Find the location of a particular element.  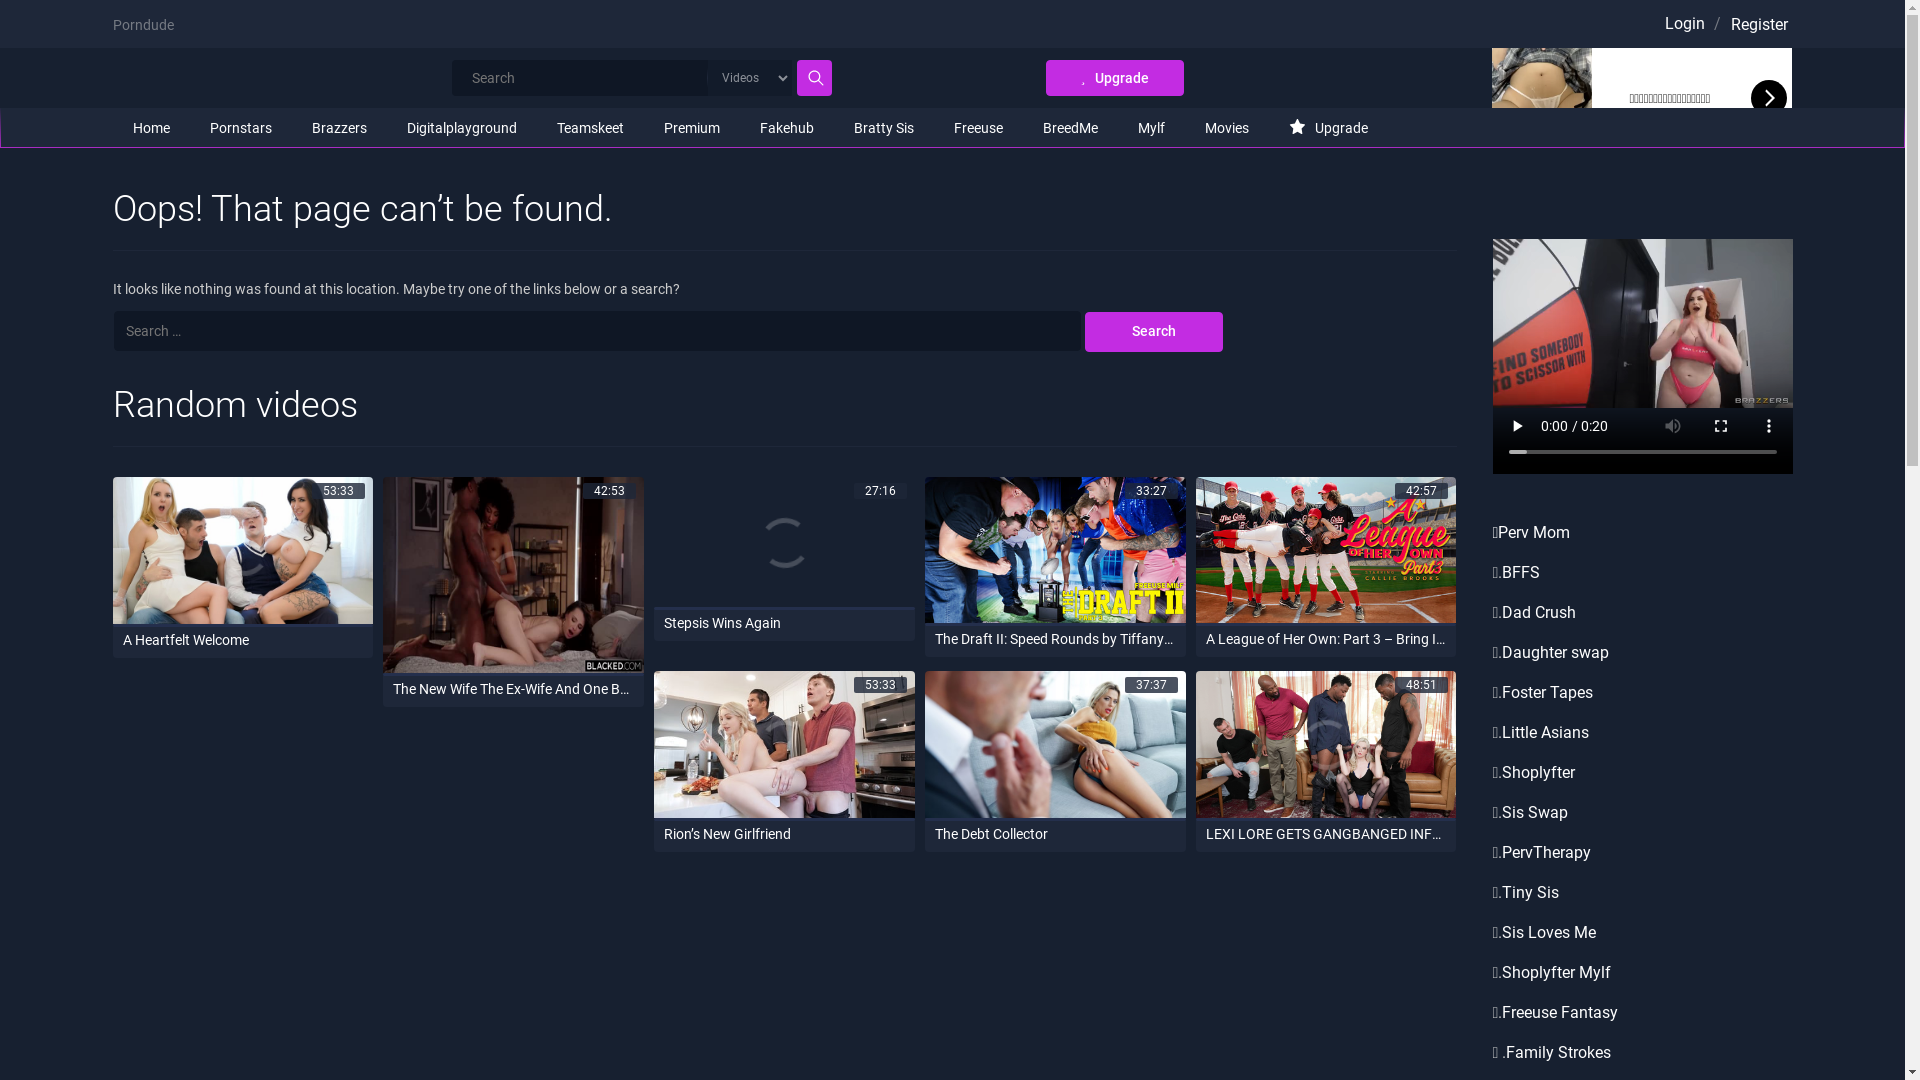

'Porndude' is located at coordinates (141, 24).